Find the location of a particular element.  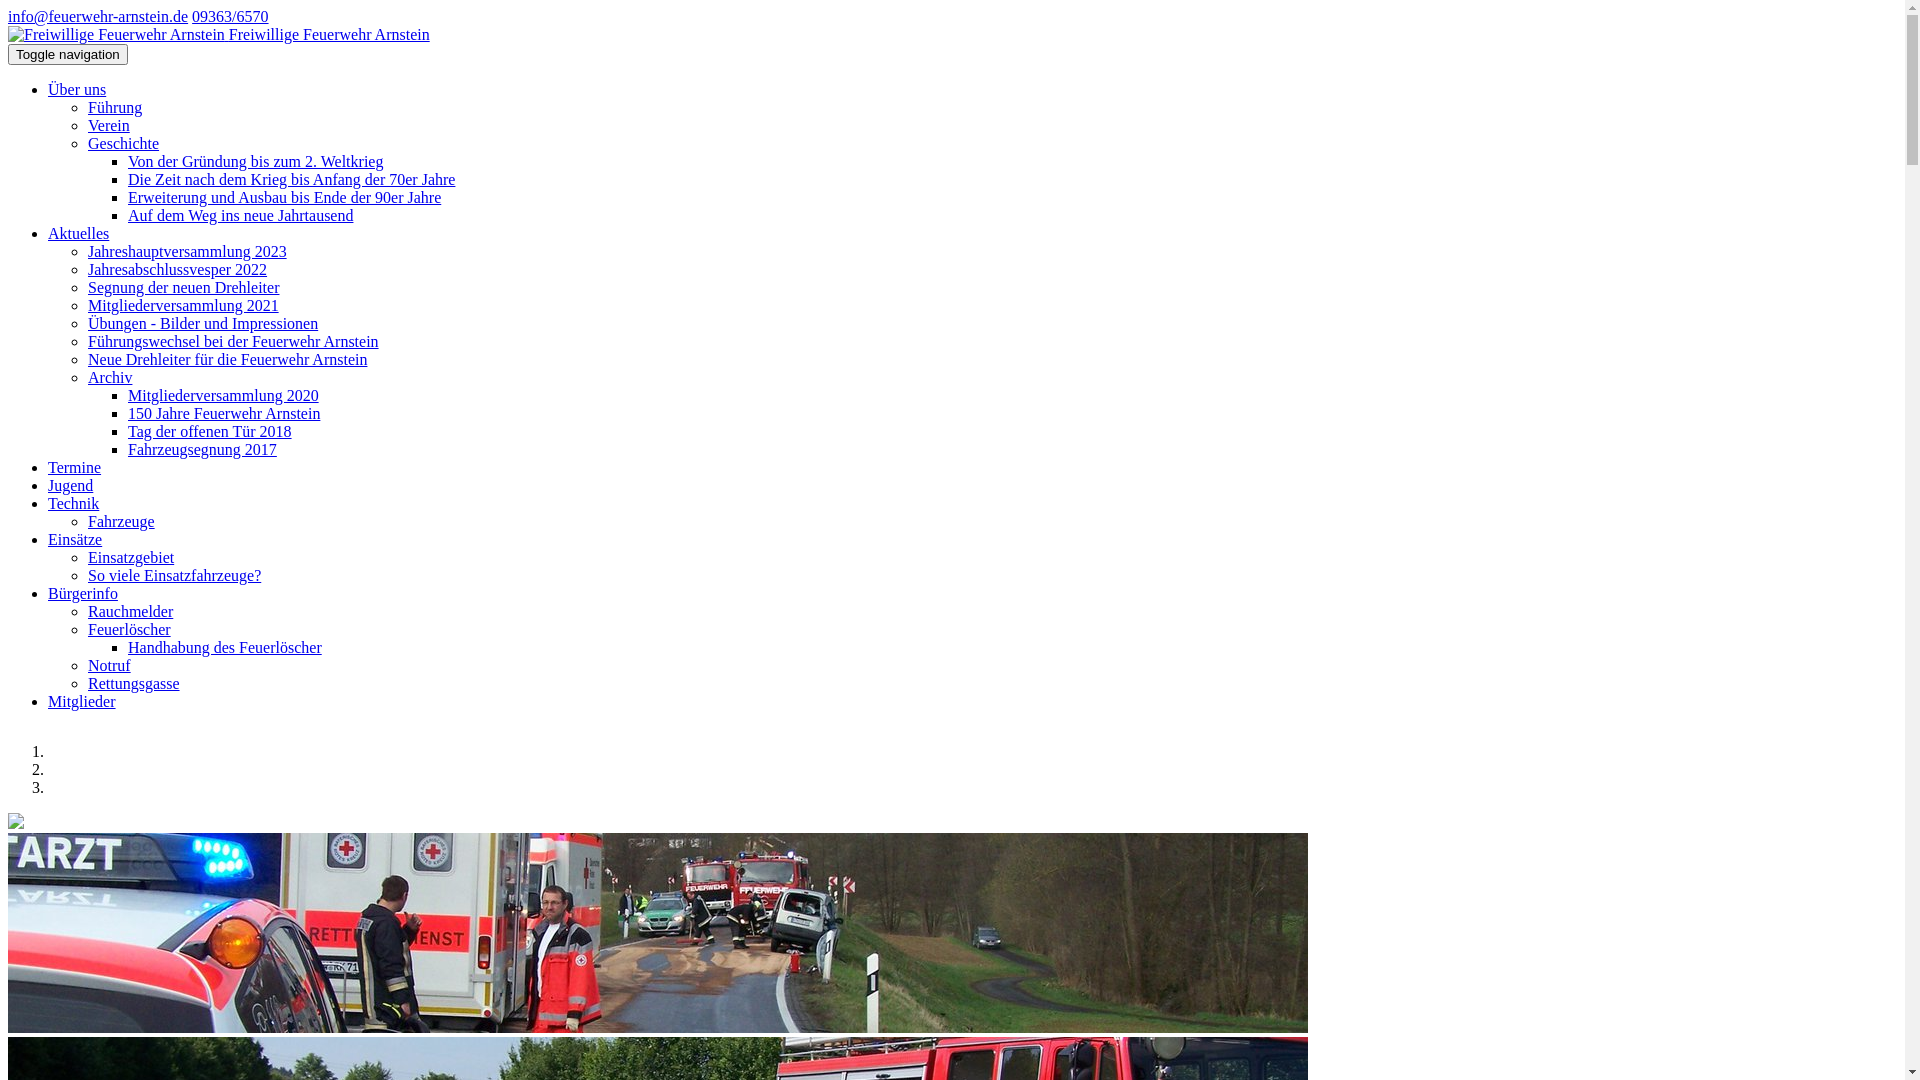

'Fahrzeuge' is located at coordinates (120, 520).